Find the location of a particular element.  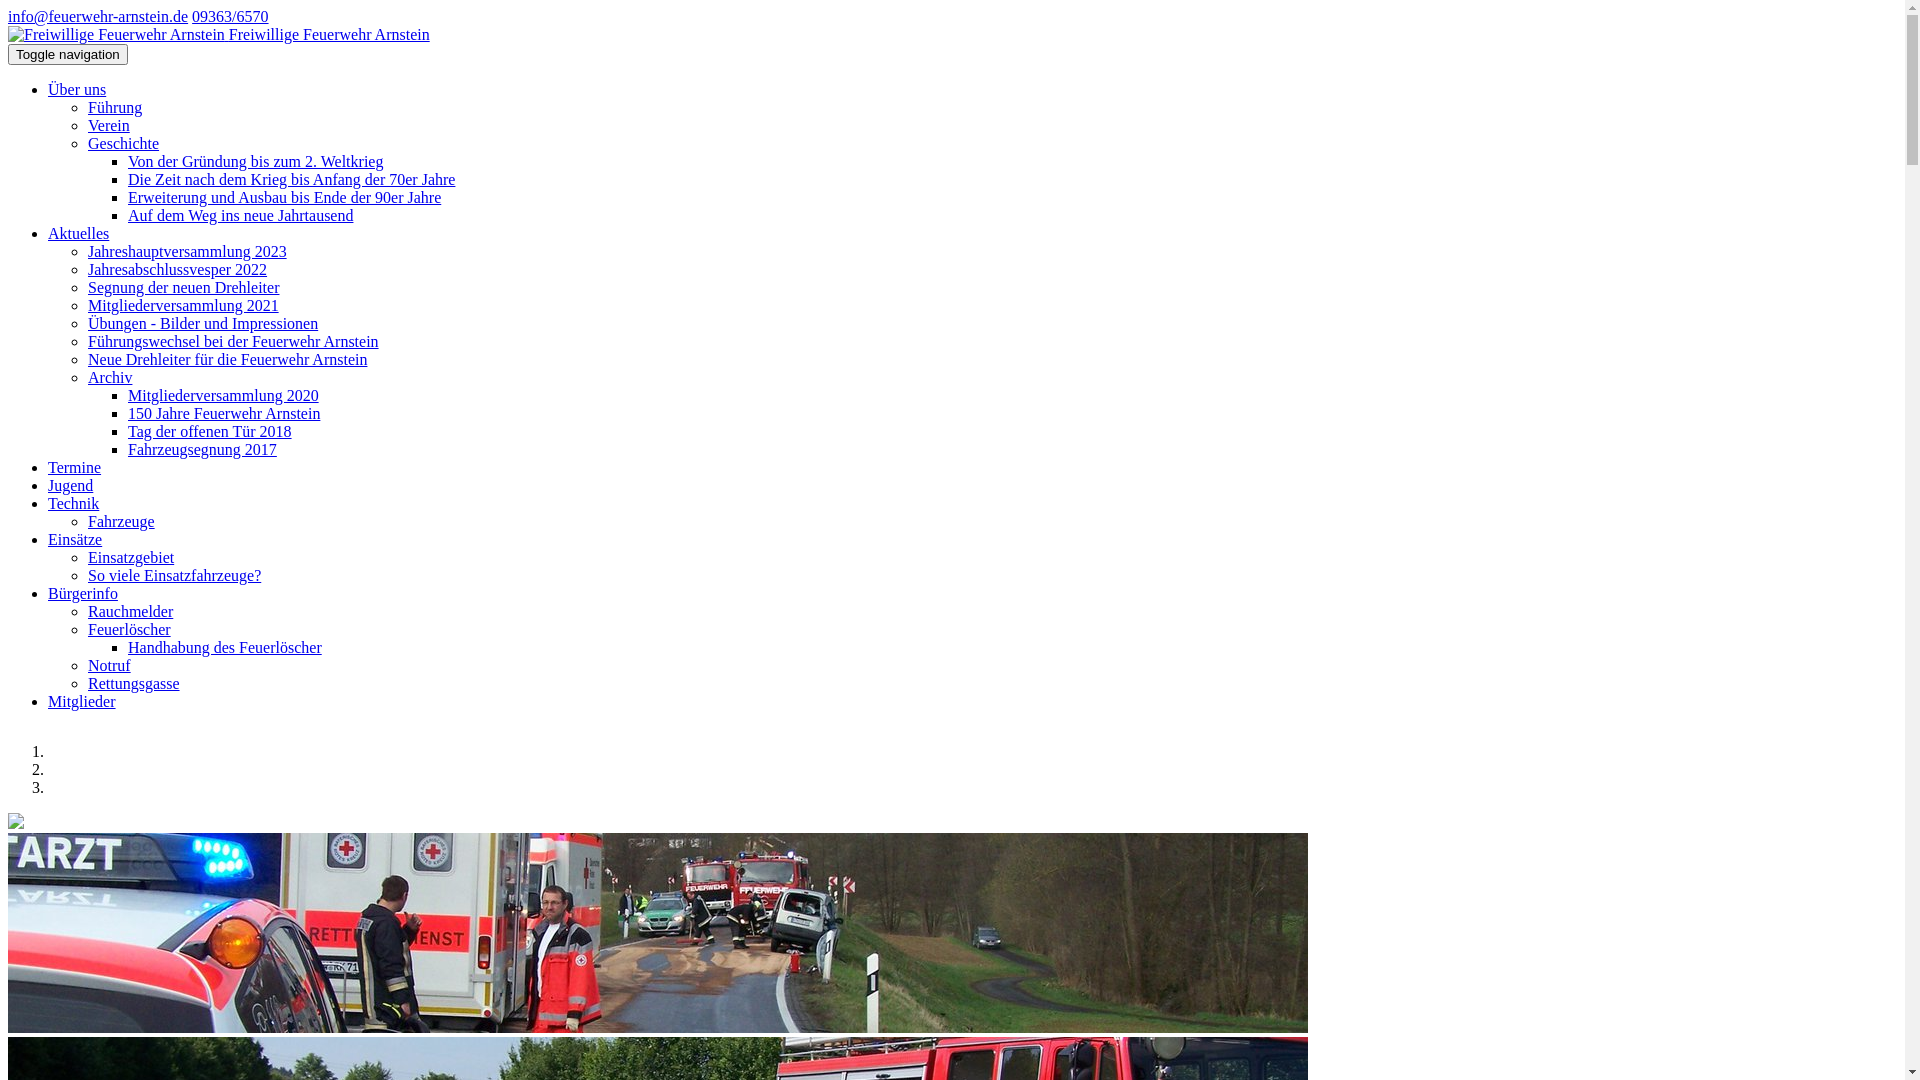

'Fahrzeuge' is located at coordinates (120, 520).